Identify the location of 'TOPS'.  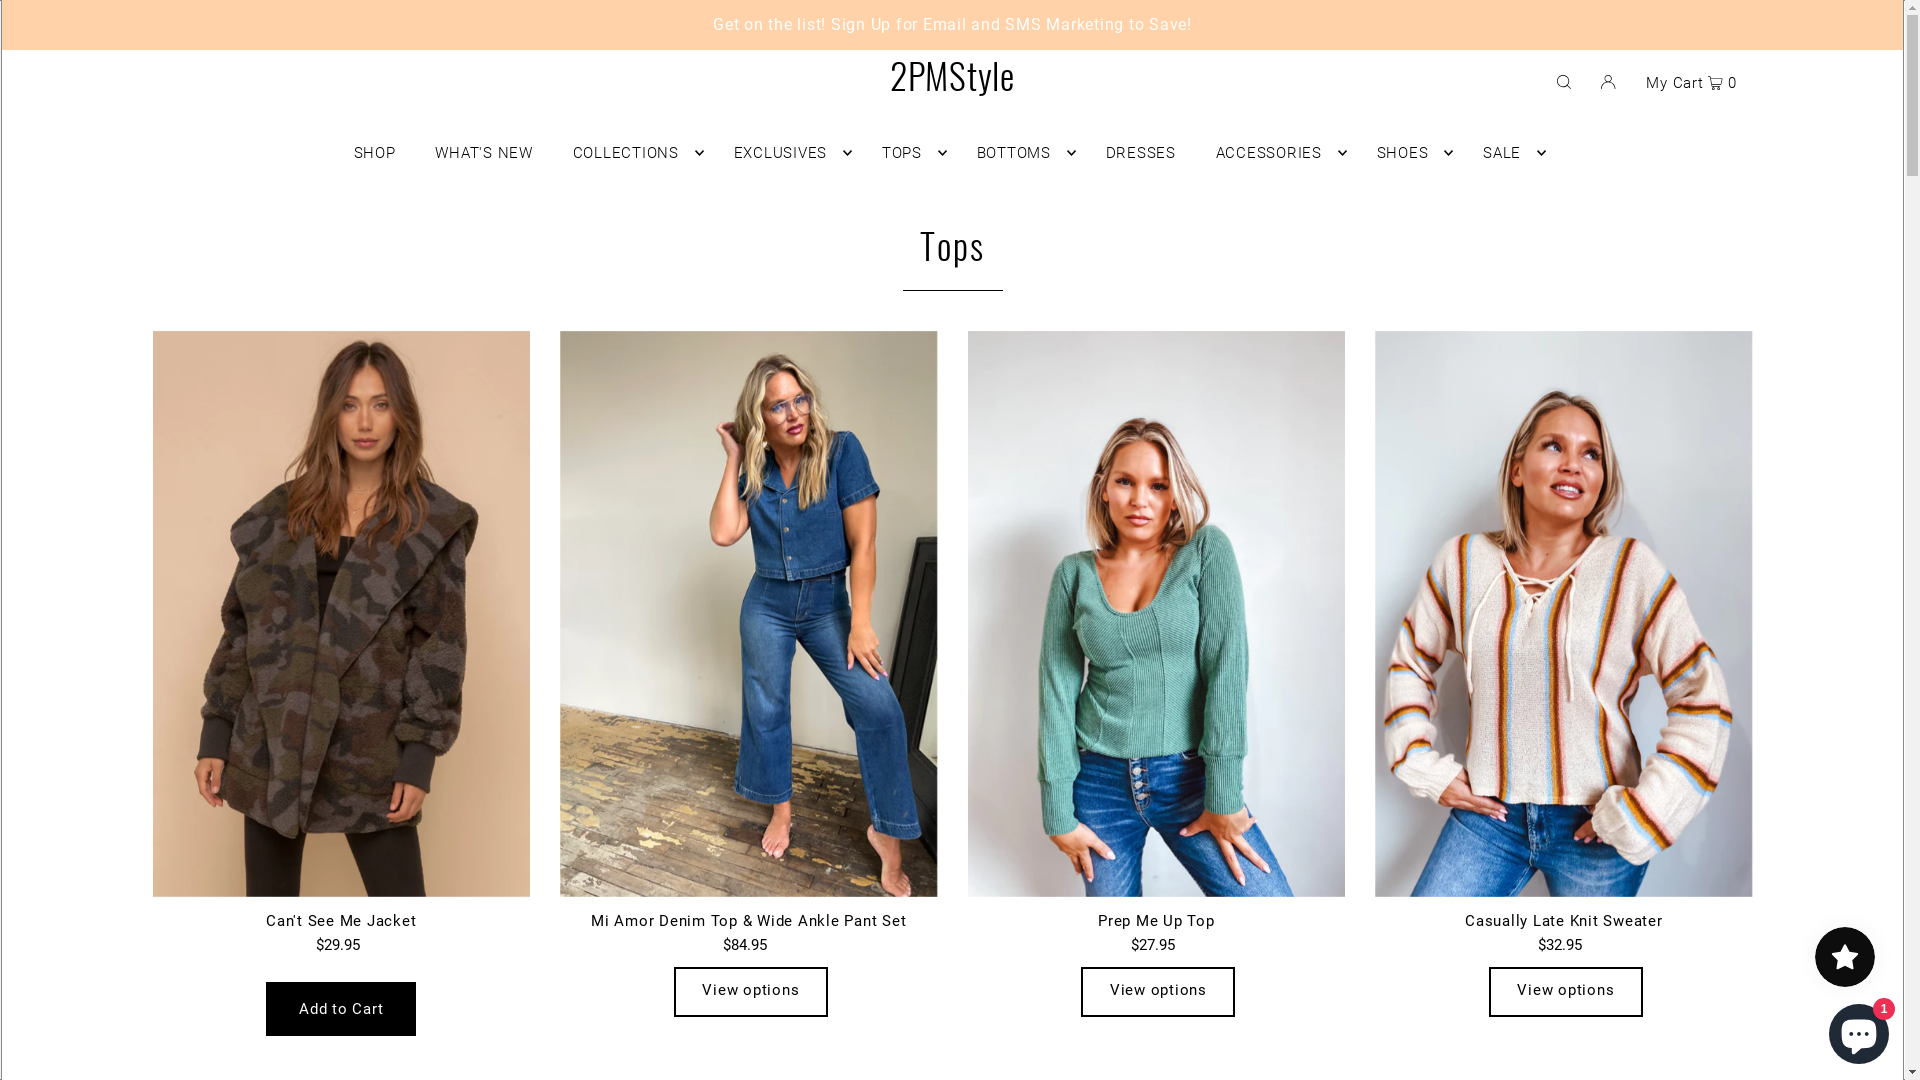
(908, 152).